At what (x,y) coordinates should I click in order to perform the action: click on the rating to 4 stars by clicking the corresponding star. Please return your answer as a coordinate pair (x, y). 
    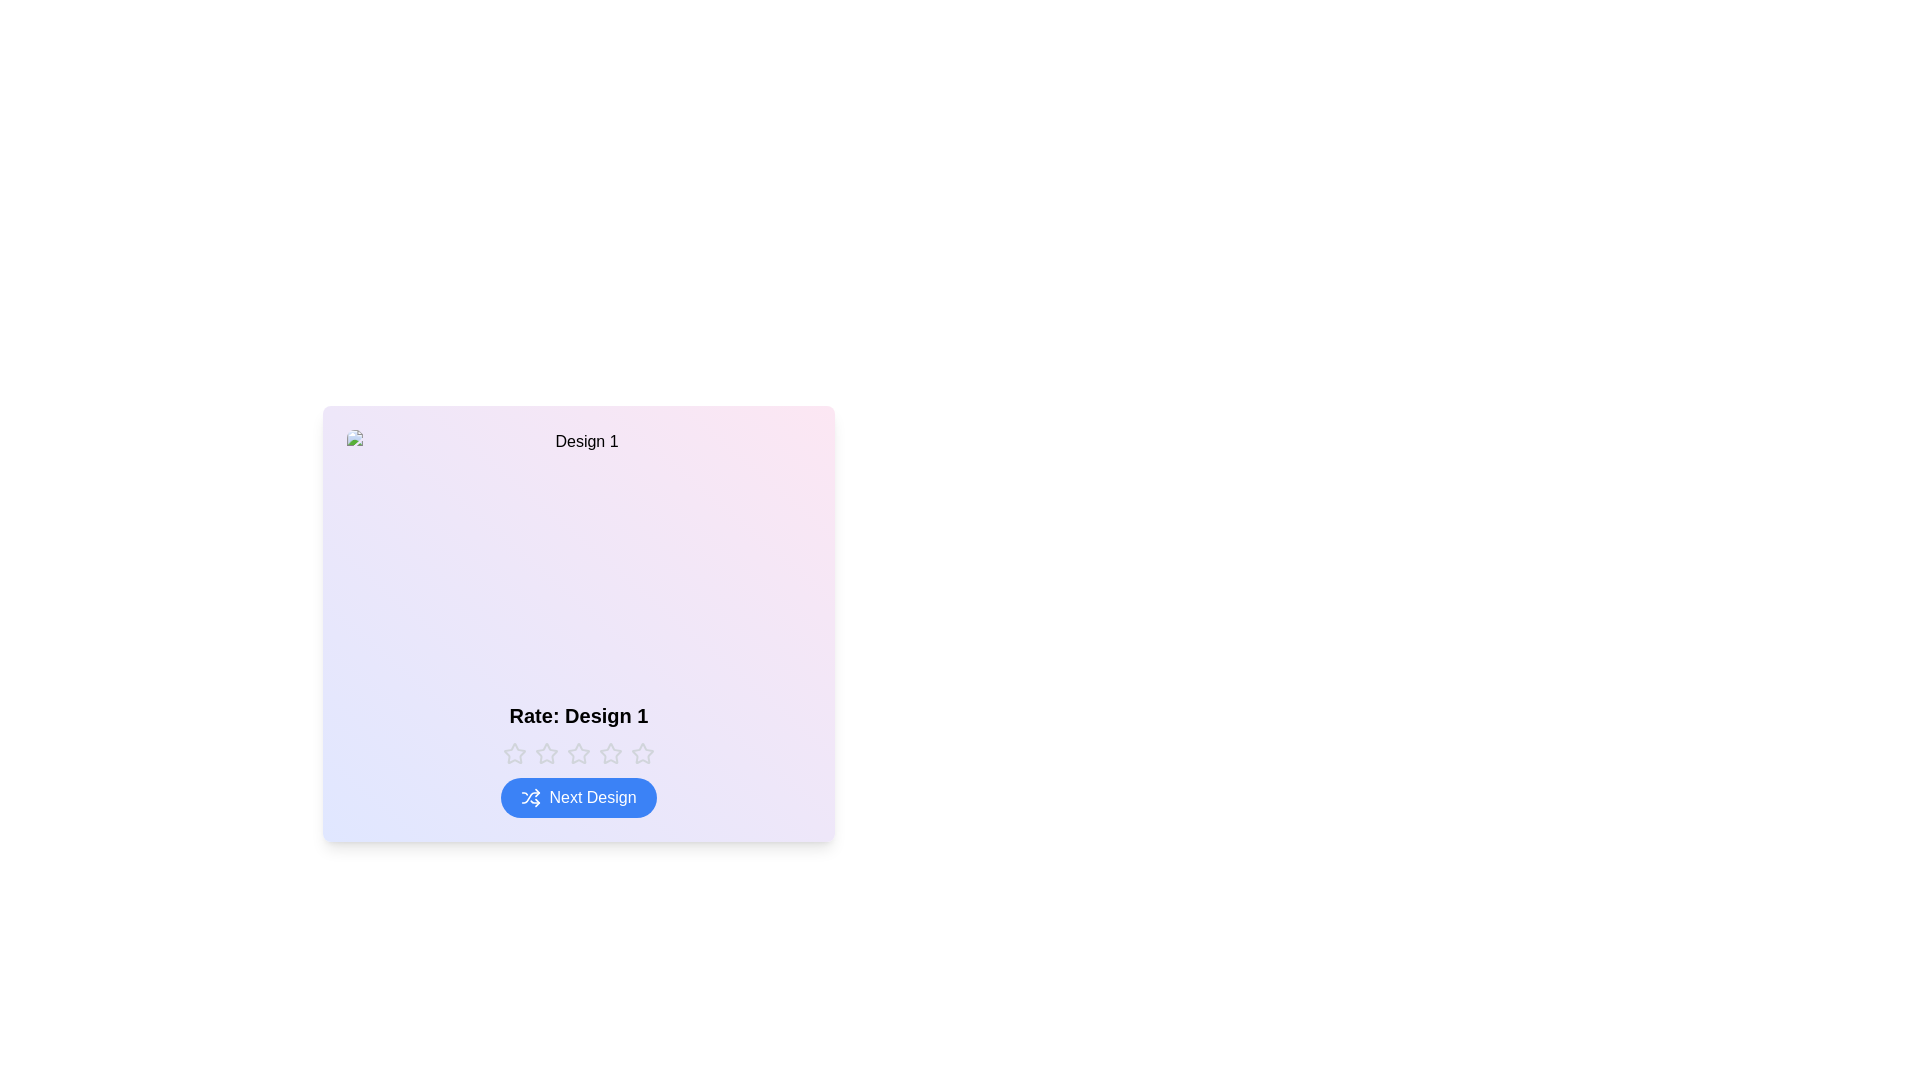
    Looking at the image, I should click on (609, 753).